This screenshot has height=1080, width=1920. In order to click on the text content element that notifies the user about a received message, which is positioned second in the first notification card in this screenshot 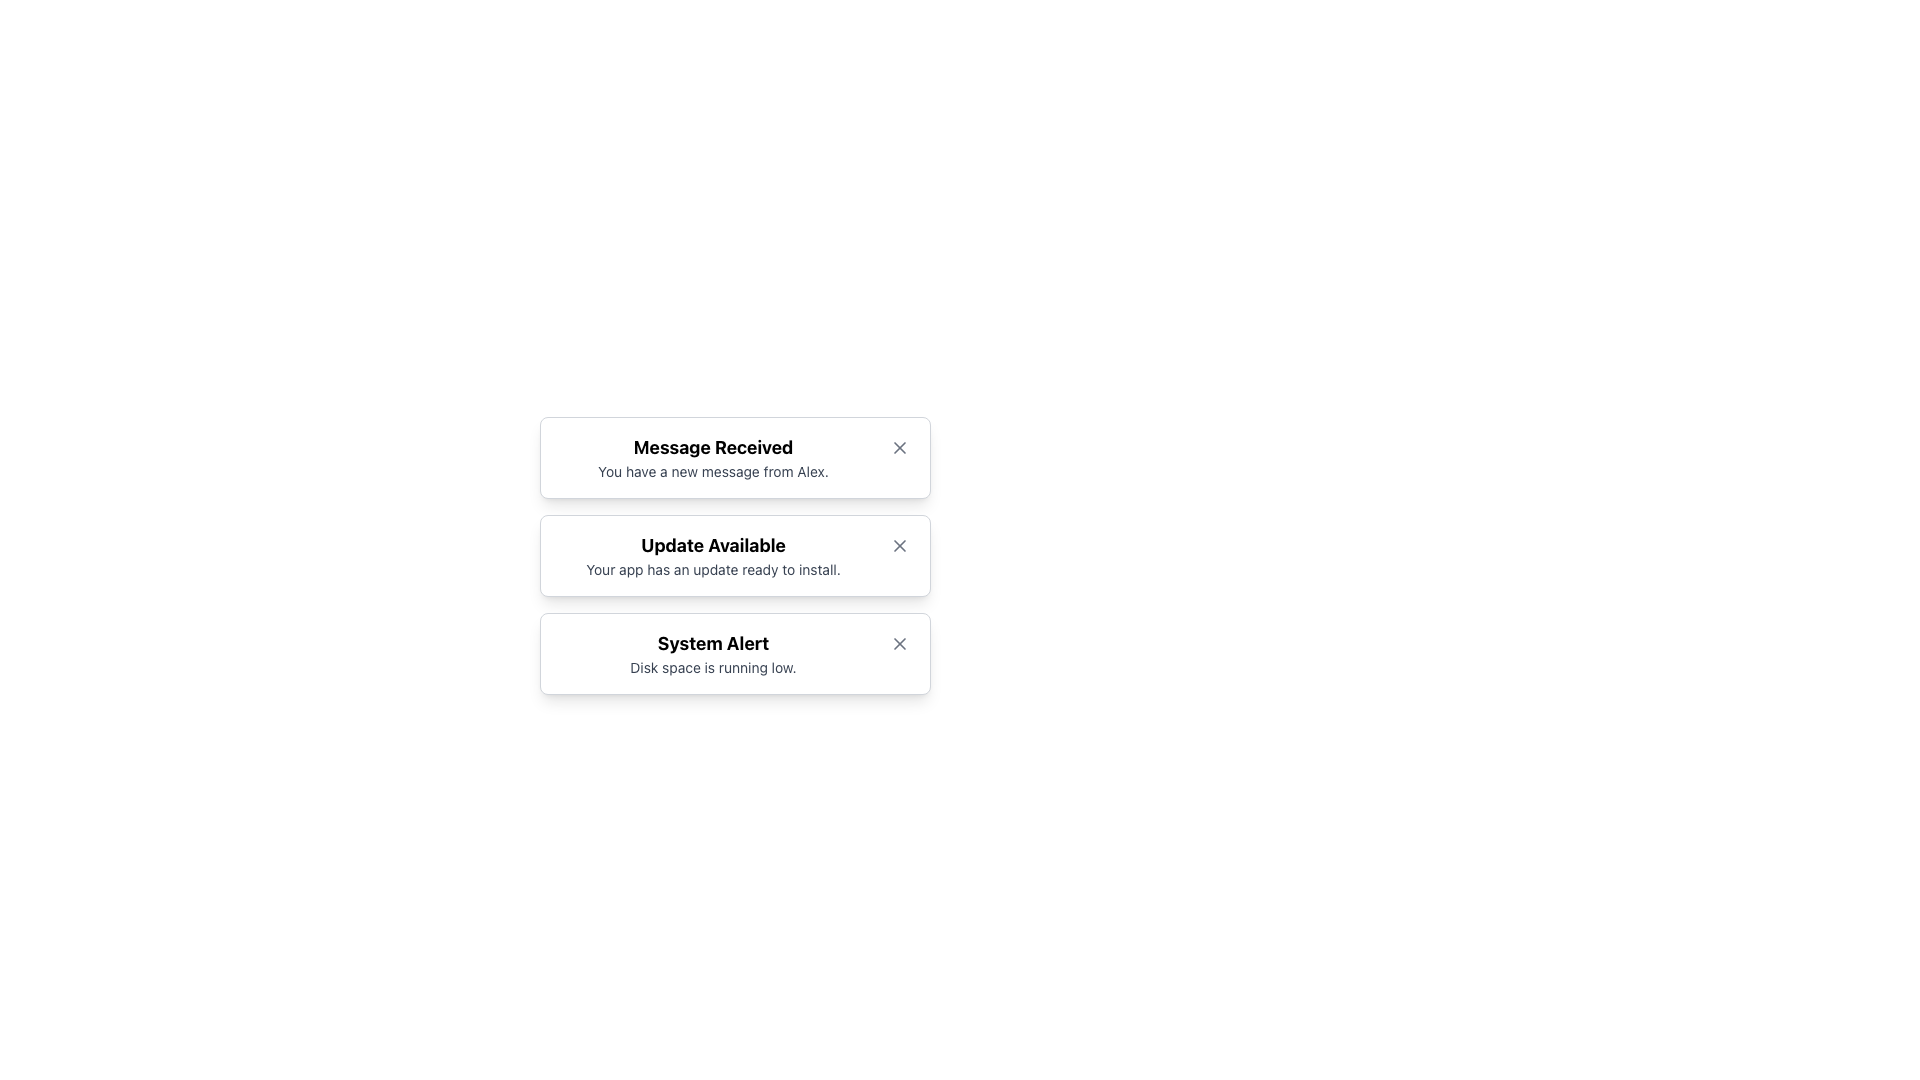, I will do `click(713, 458)`.